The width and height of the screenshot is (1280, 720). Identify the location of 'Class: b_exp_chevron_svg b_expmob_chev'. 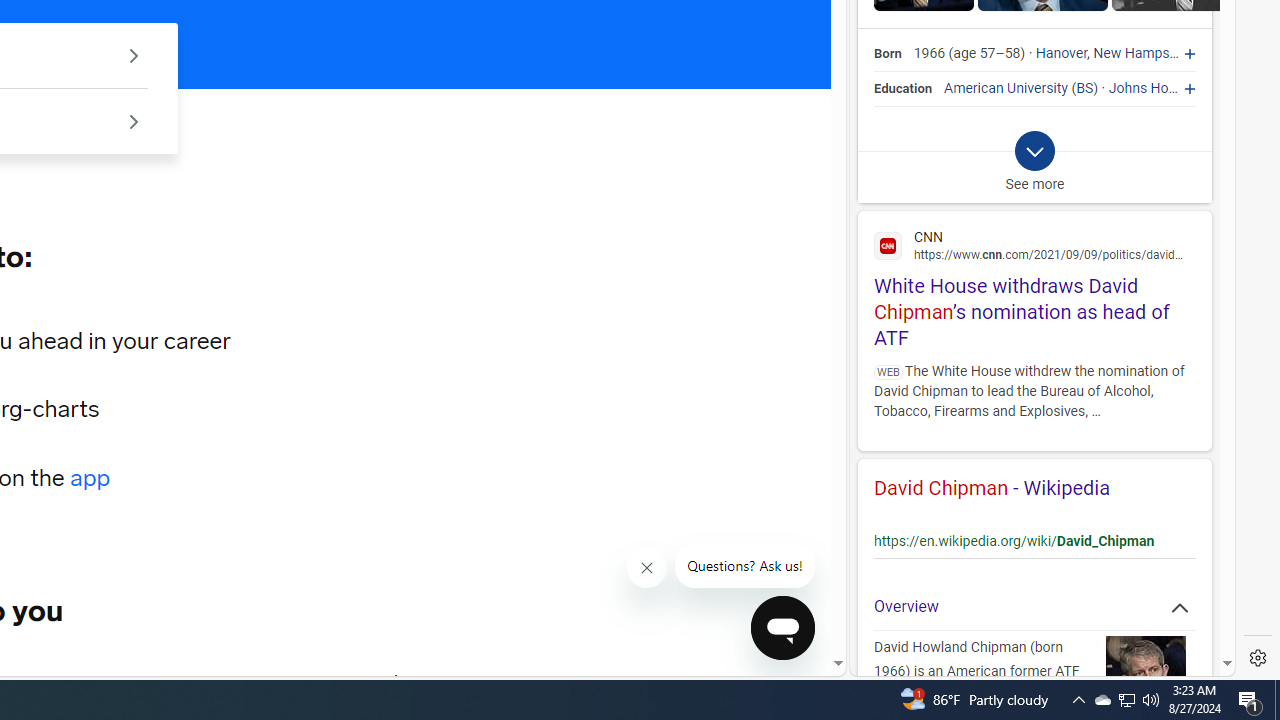
(1034, 150).